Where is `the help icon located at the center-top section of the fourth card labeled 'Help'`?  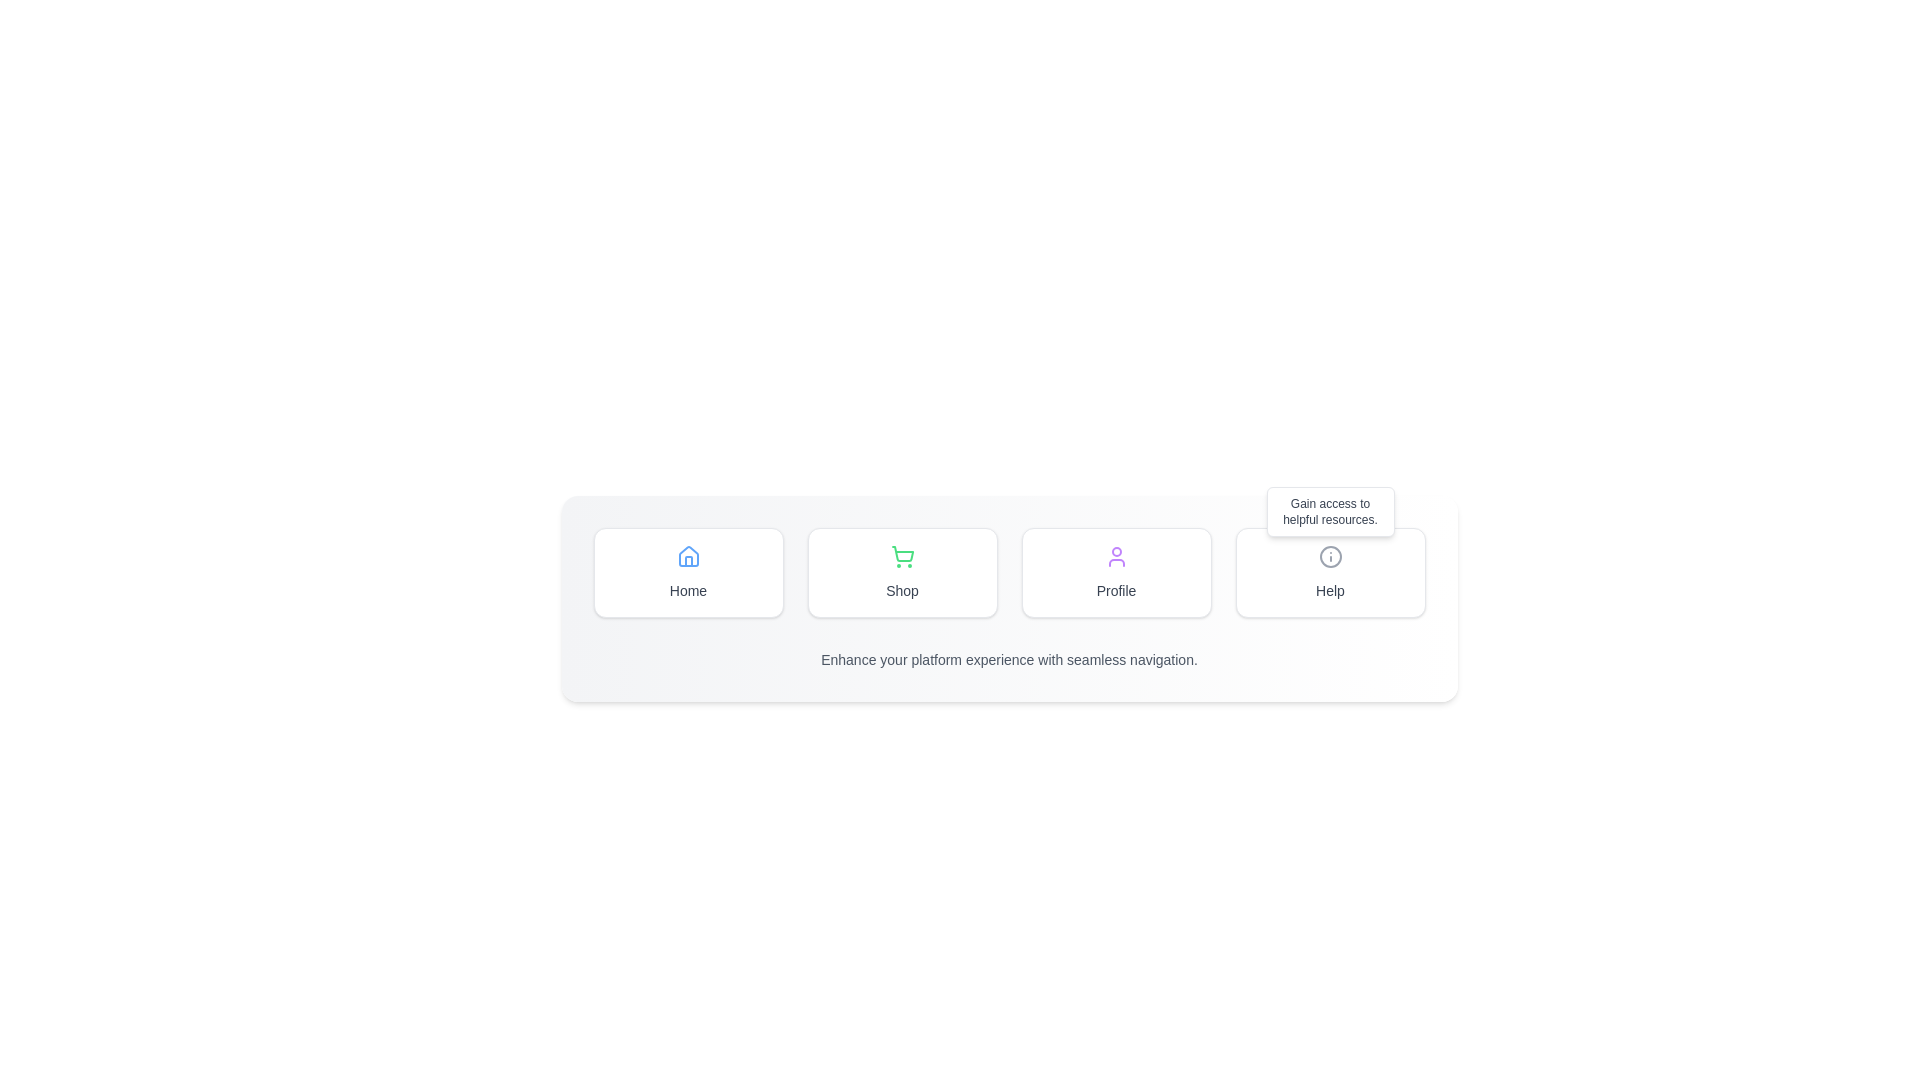
the help icon located at the center-top section of the fourth card labeled 'Help' is located at coordinates (1330, 556).